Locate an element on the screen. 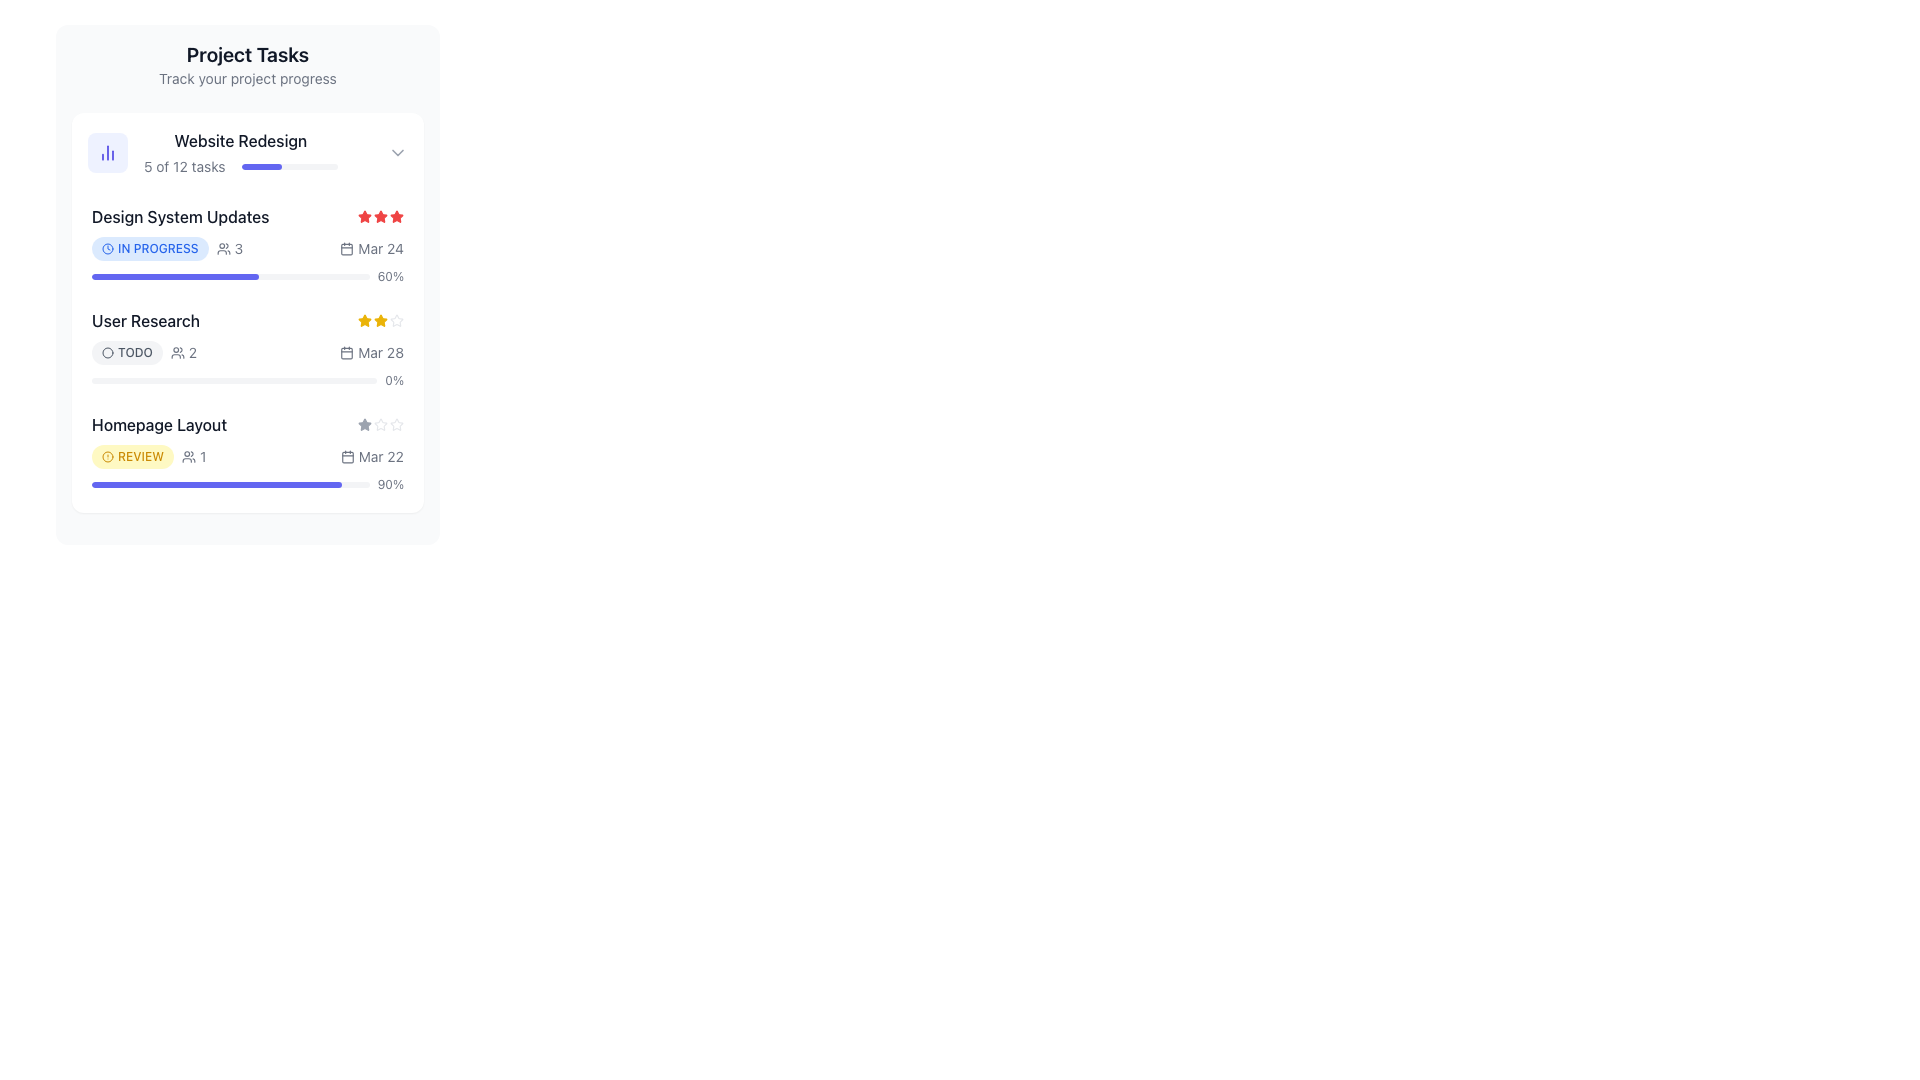 The height and width of the screenshot is (1080, 1920). to select the 'Homepage Layout' task information card, which is the fourth card in the 'Project Tasks' section, displaying a title, review status, and a progress bar indicating 90% completion is located at coordinates (247, 452).